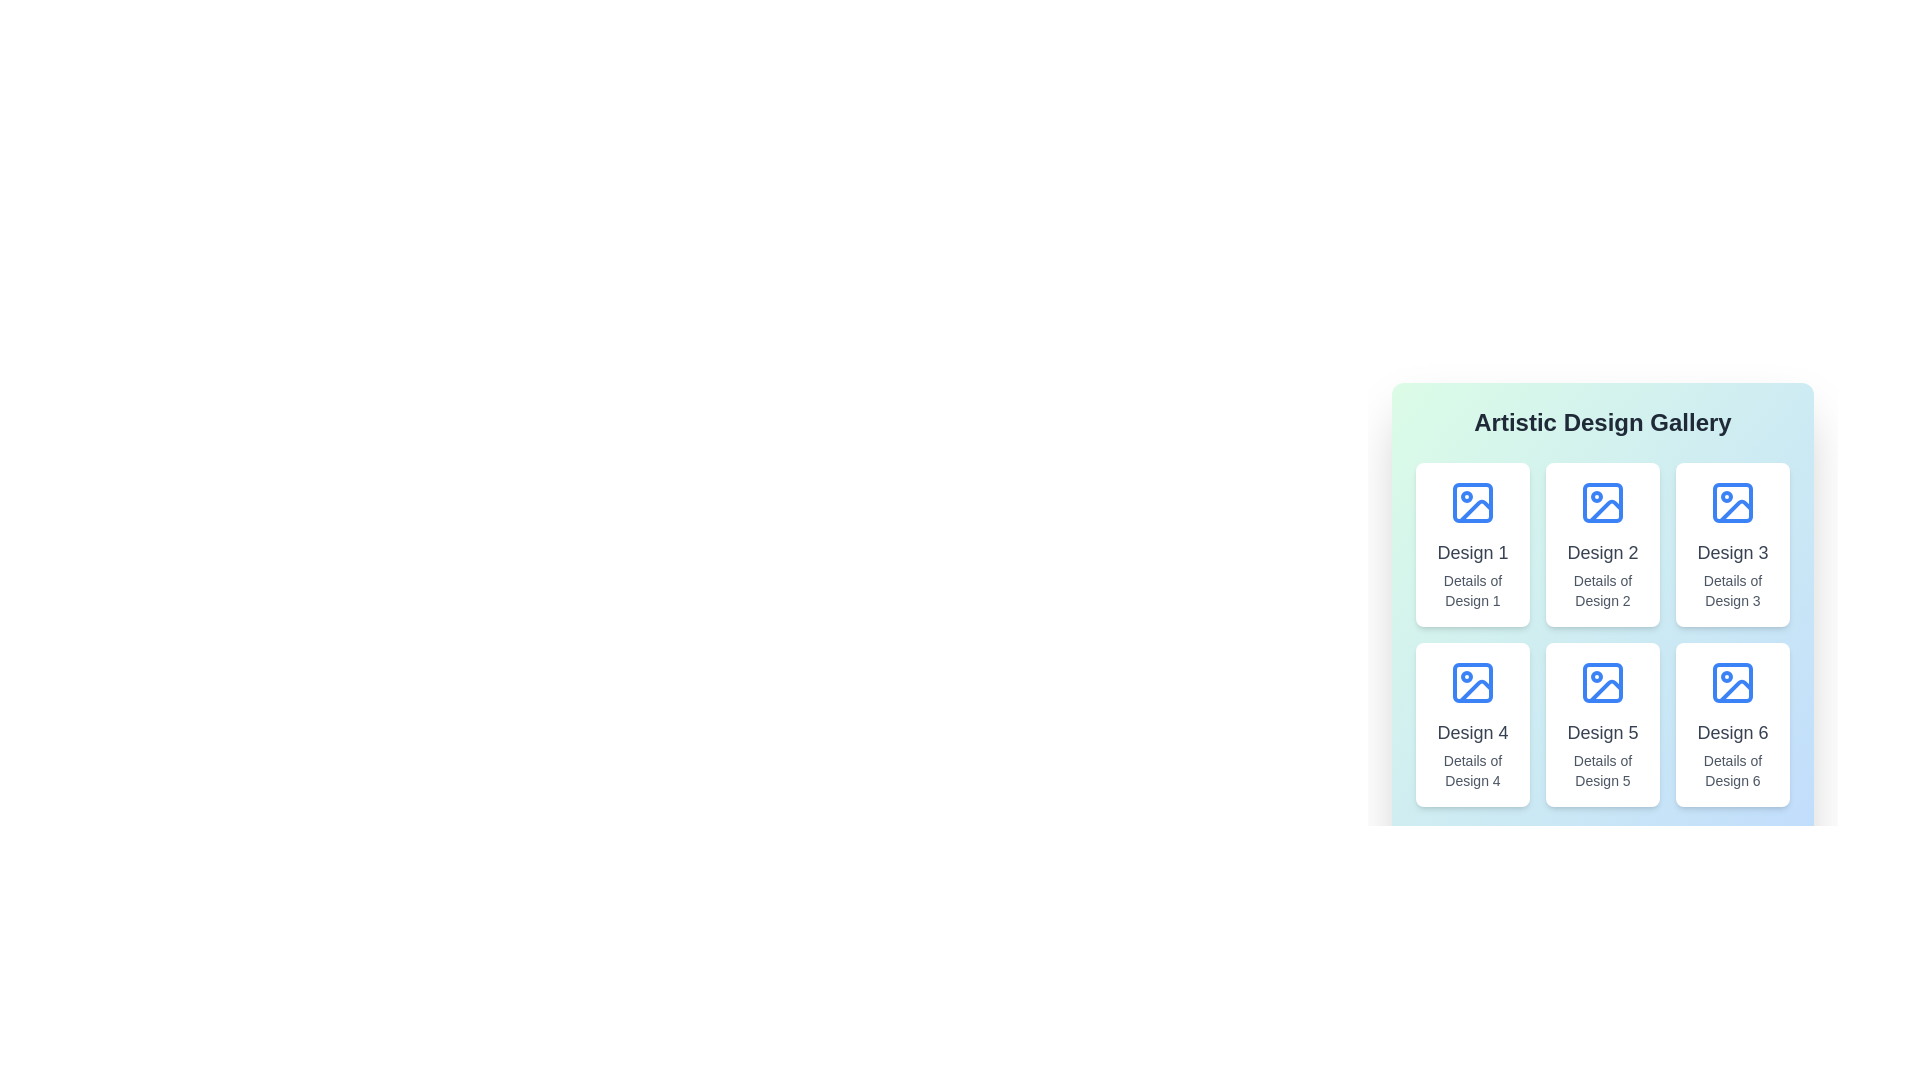 This screenshot has height=1080, width=1920. I want to click on the fourth card in the gallery that provides information about 'Design 4', so click(1473, 725).